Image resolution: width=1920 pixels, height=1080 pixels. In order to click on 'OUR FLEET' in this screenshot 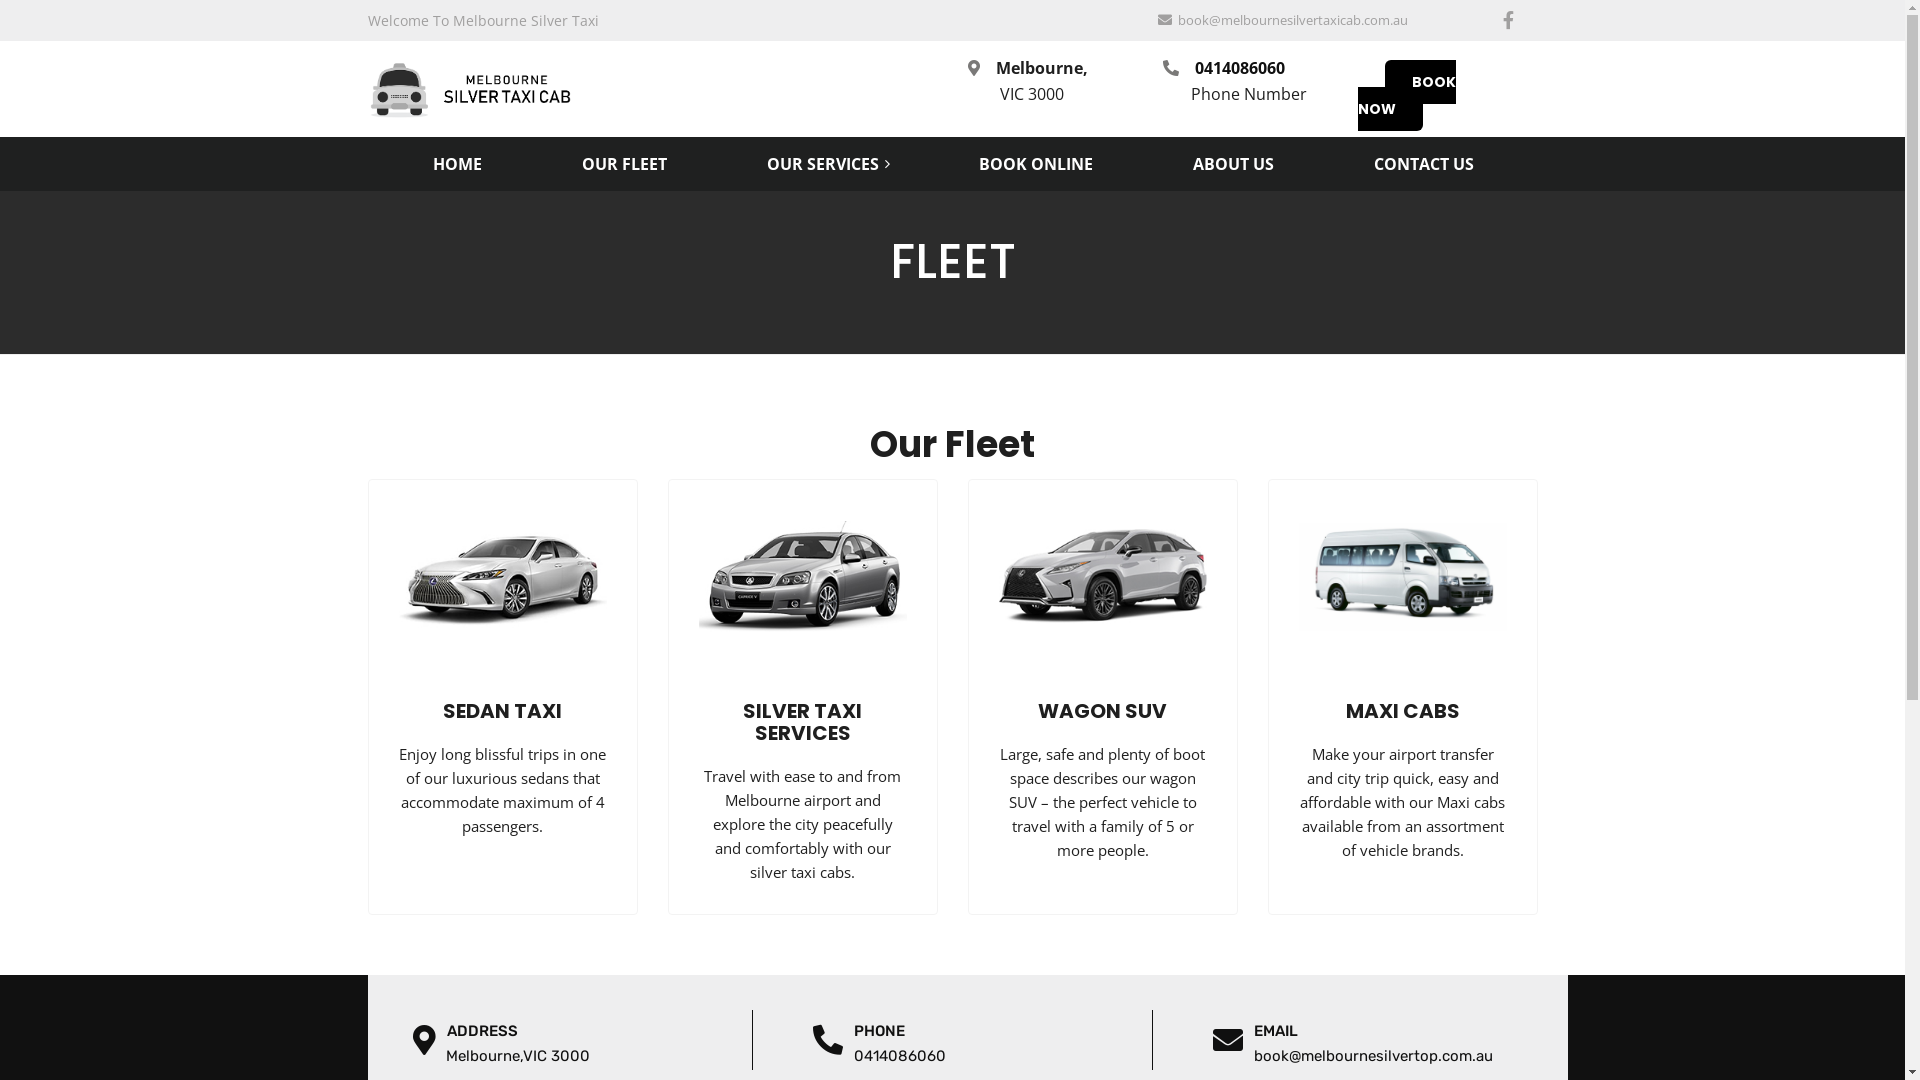, I will do `click(622, 160)`.